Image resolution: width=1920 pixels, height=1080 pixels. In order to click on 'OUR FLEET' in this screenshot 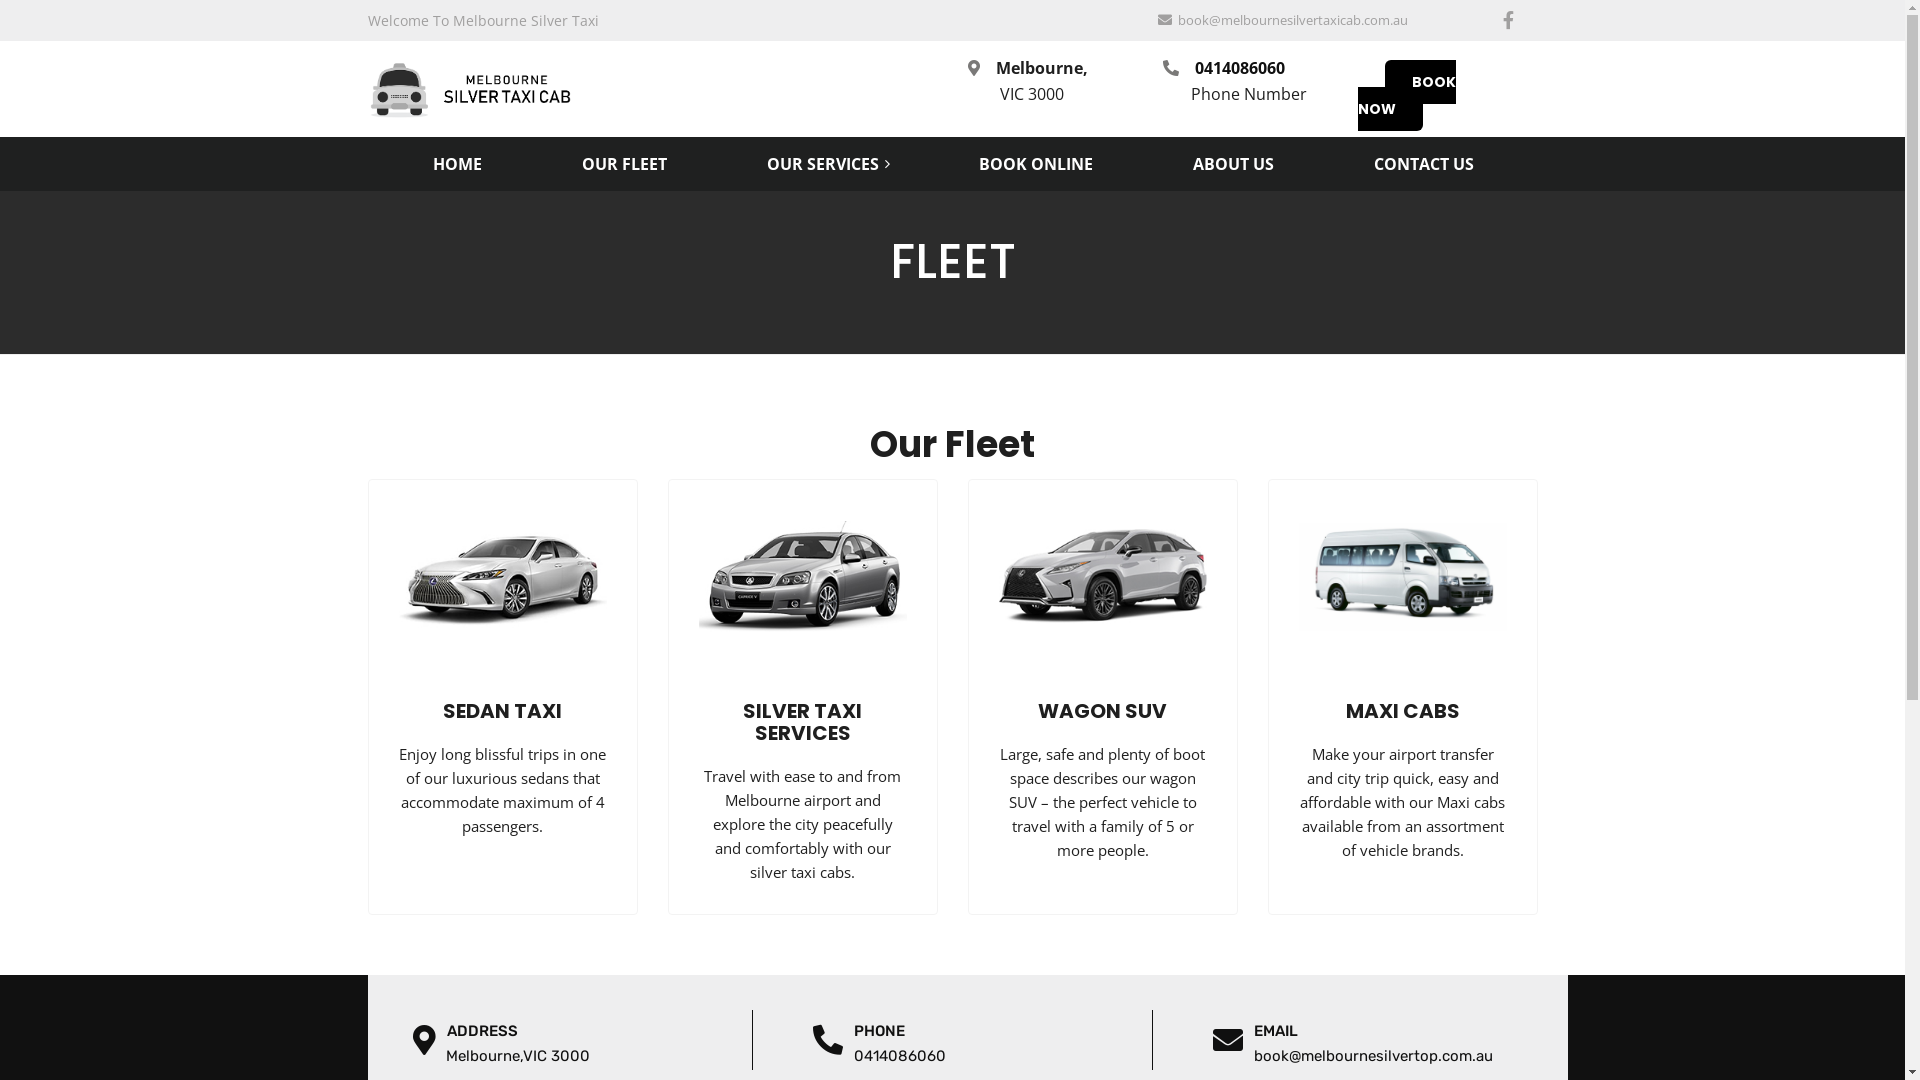, I will do `click(622, 160)`.